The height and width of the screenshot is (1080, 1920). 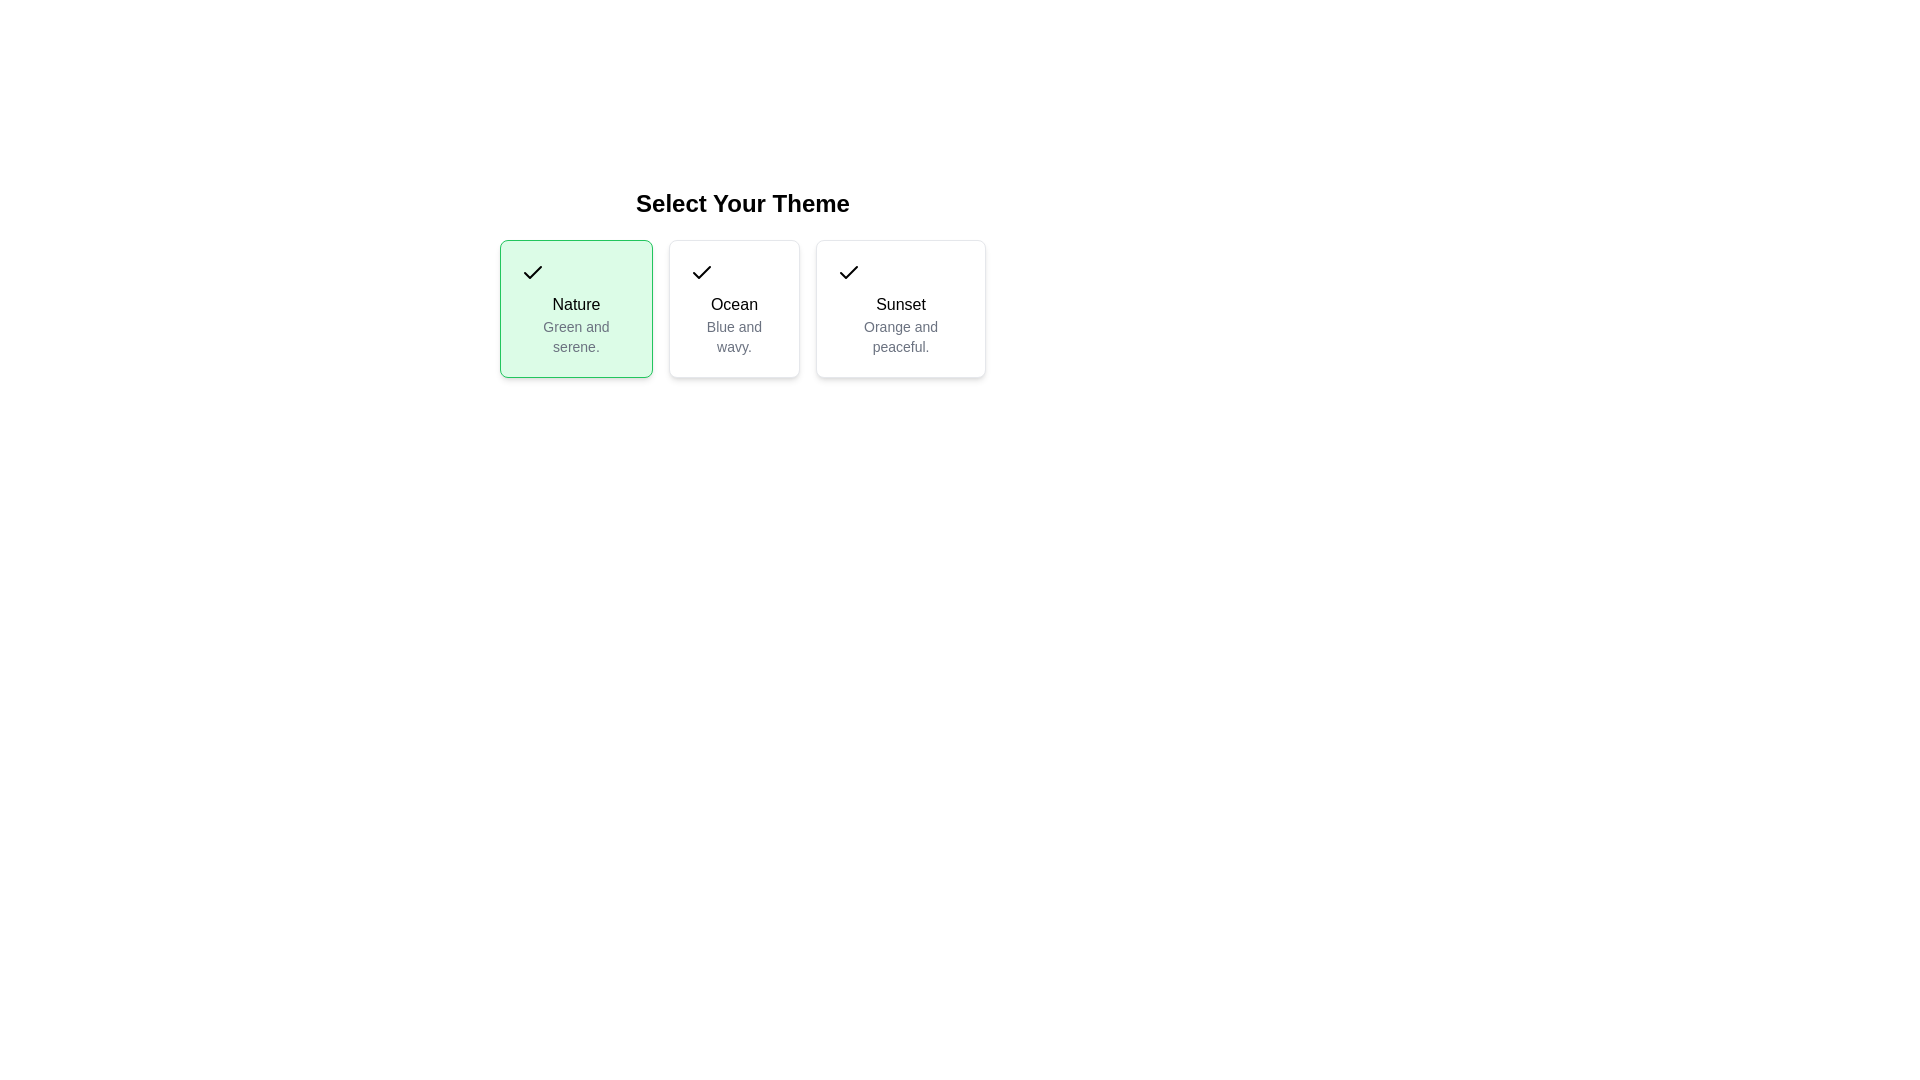 I want to click on the state of the checkmark icon indicating the selected 'Nature' theme card, which is located at the top-left corner of the card labeled 'Nature Green and serene', so click(x=849, y=272).